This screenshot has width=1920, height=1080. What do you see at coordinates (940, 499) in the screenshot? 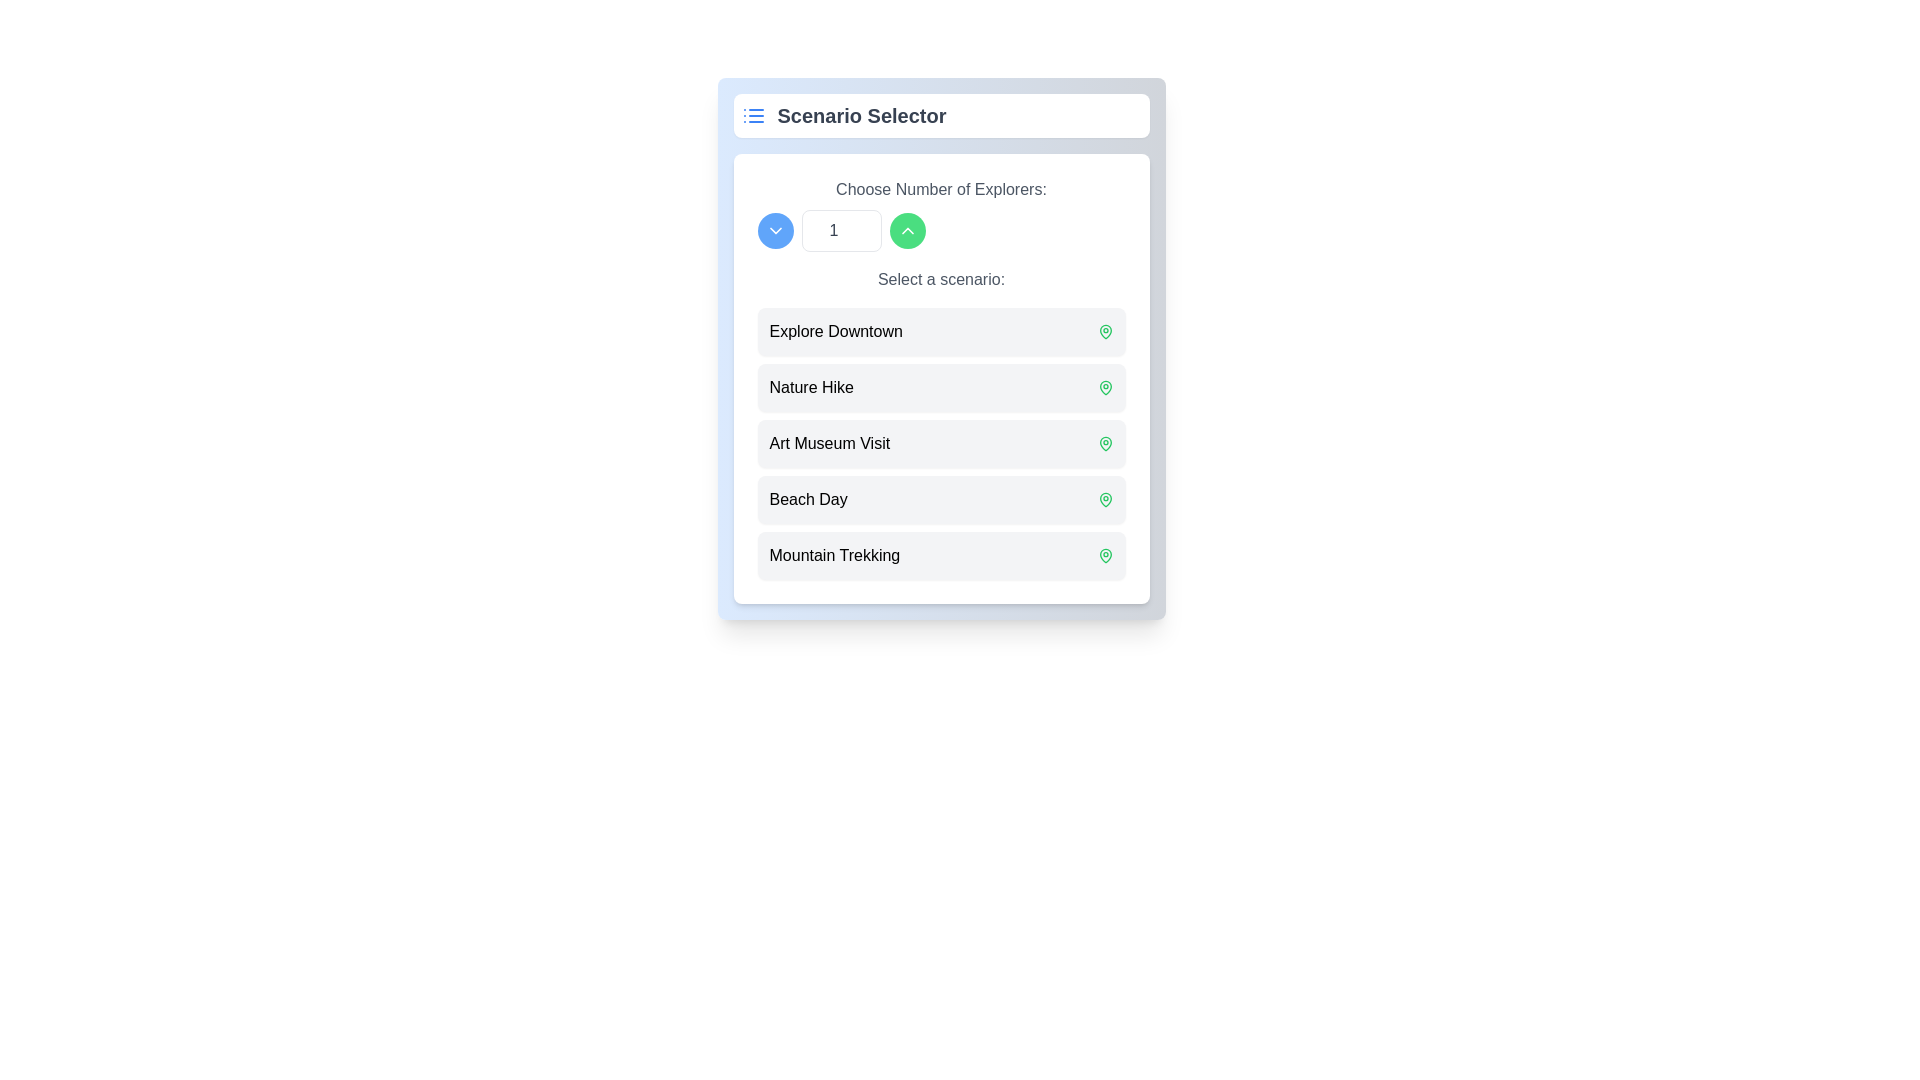
I see `the selectable card labeled 'Beach Day' which is the fourth item in the list, positioned between 'Art Museum Visit' and 'Mountain Trekking'` at bounding box center [940, 499].